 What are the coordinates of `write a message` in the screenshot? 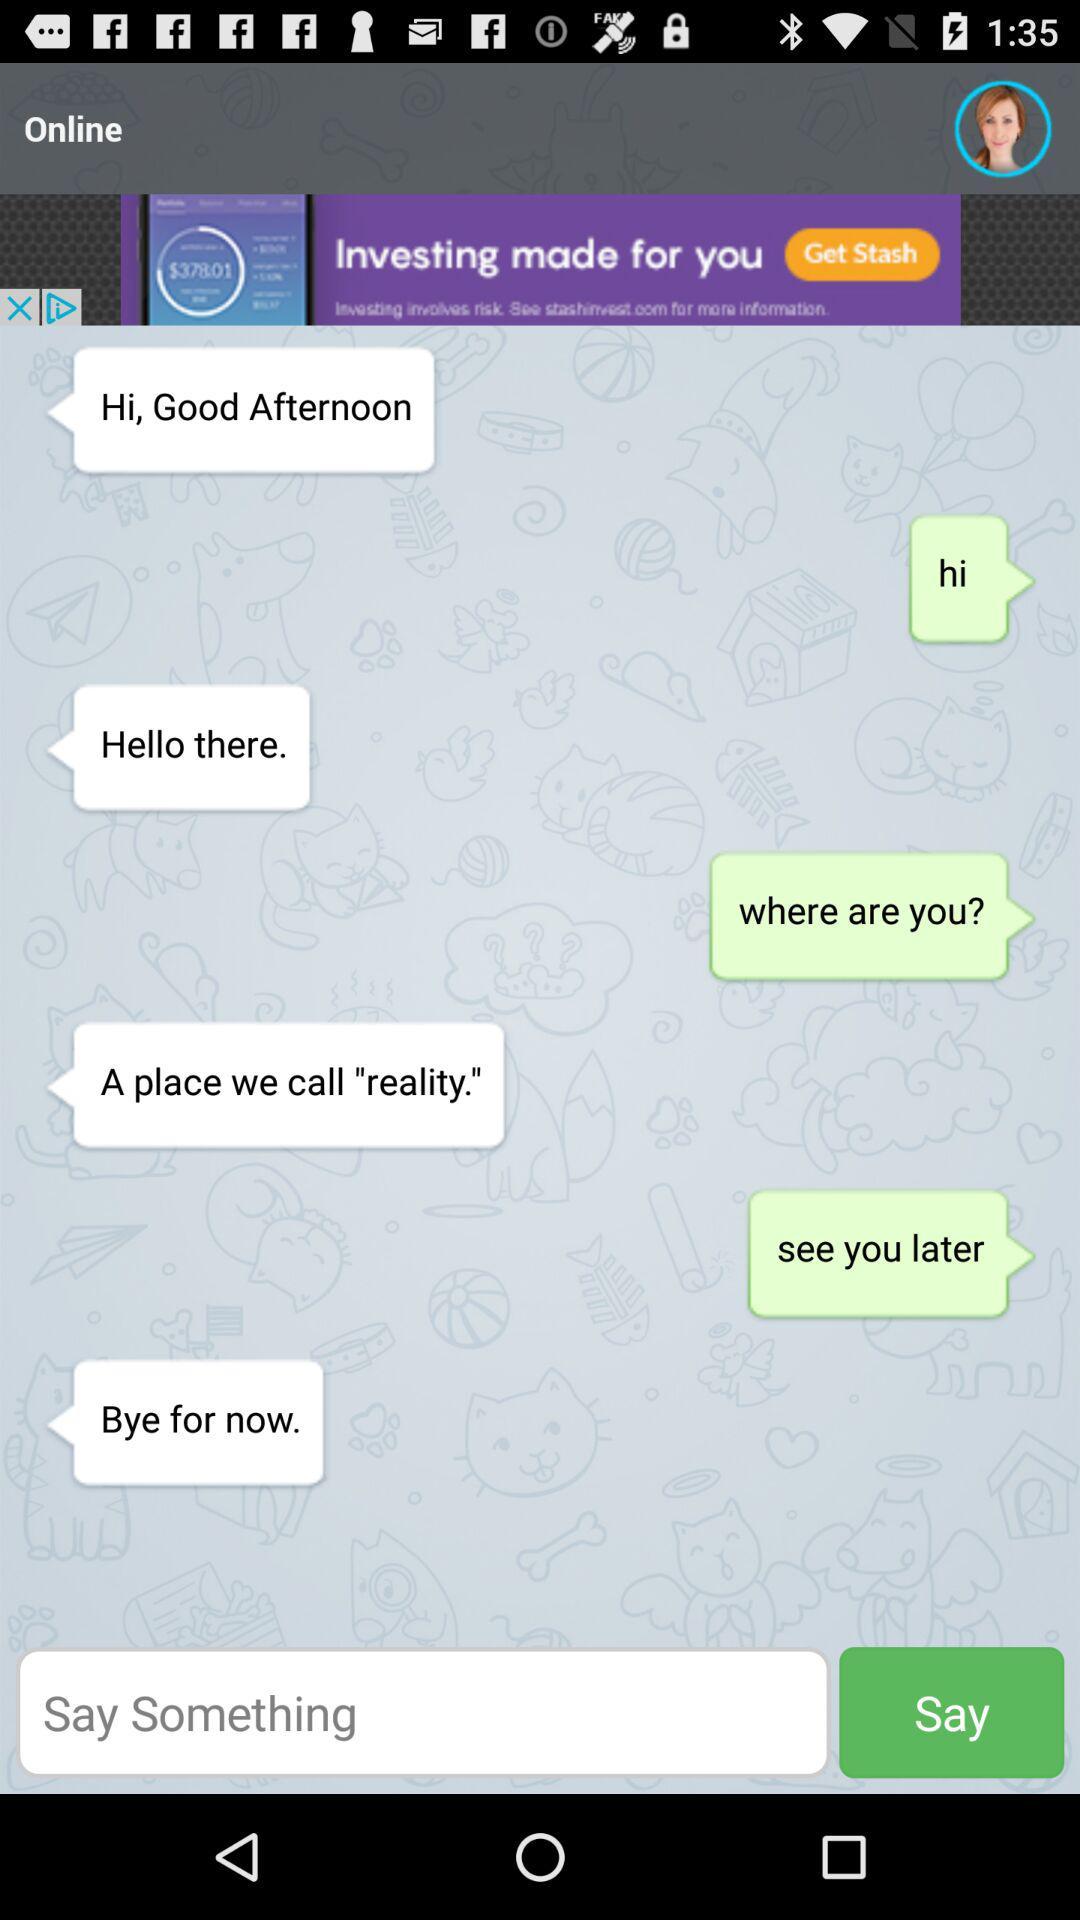 It's located at (422, 1711).